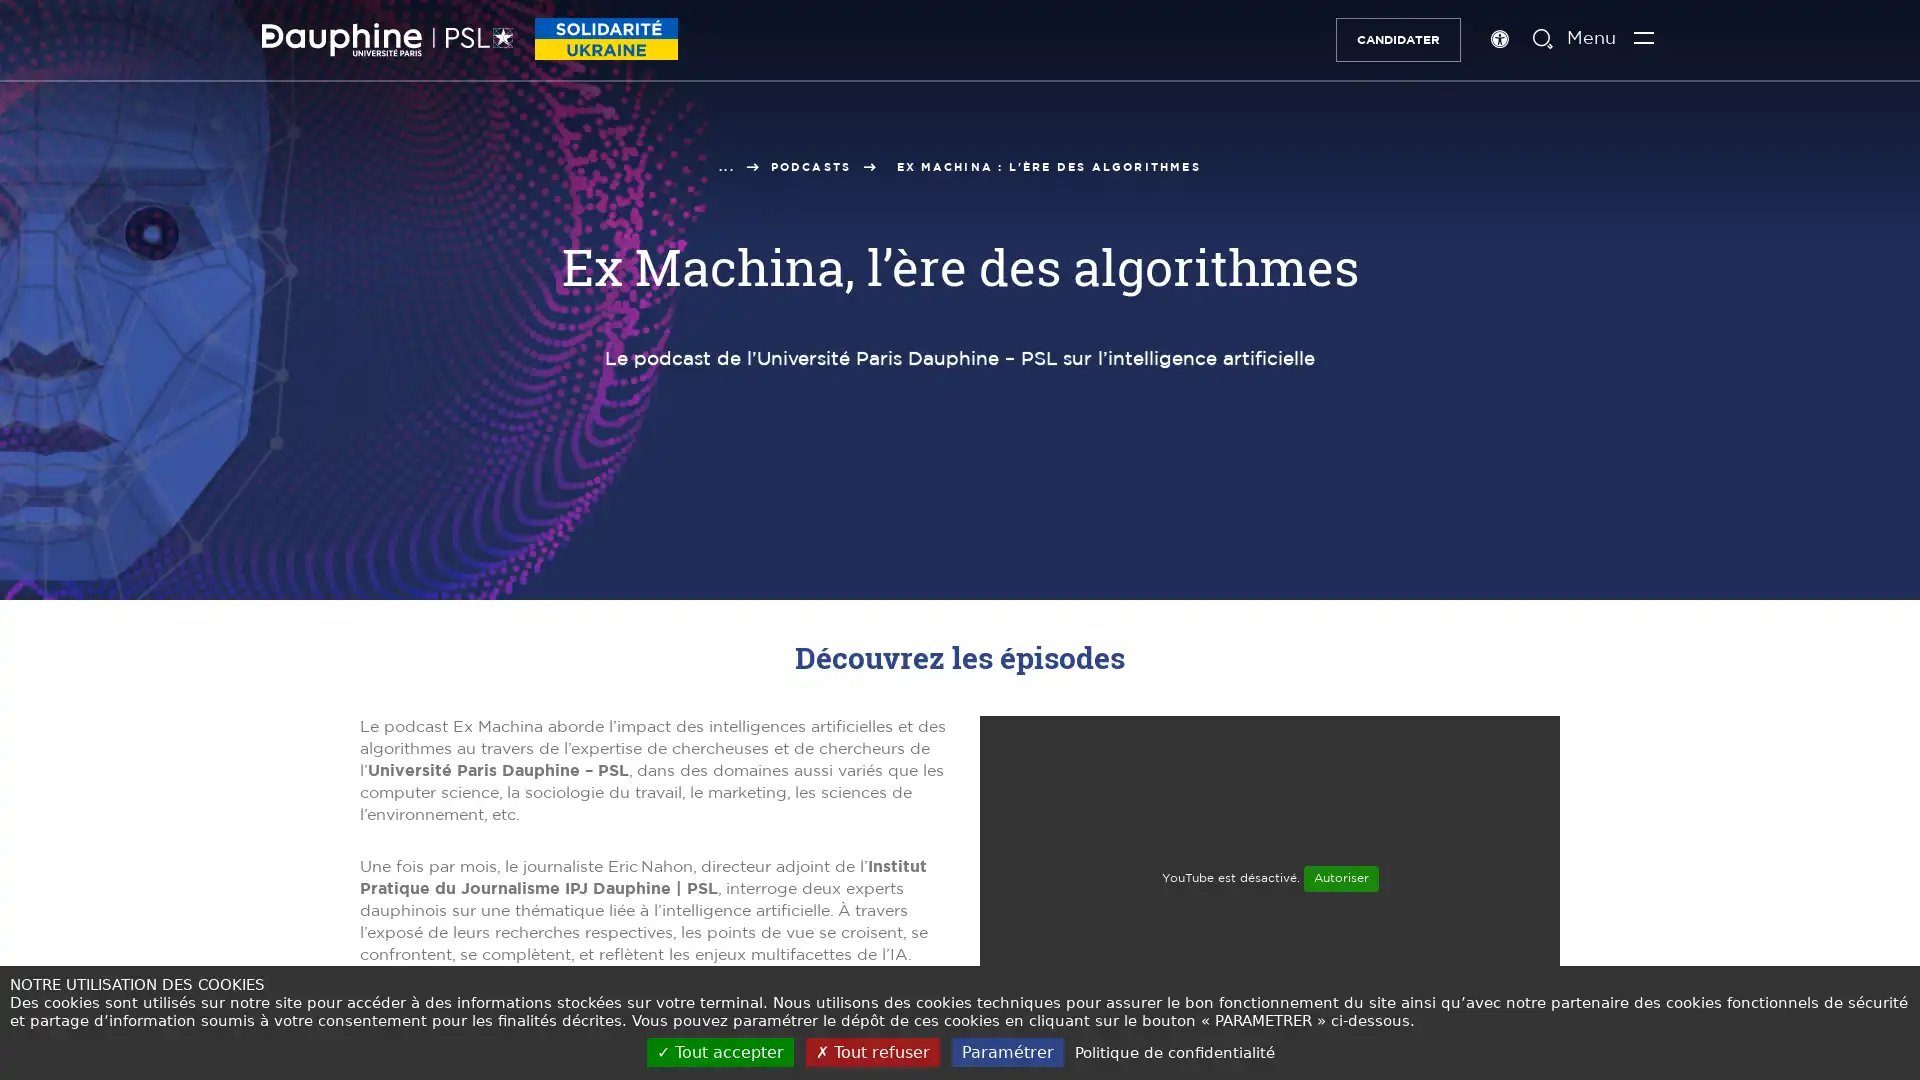  What do you see at coordinates (1007, 1051) in the screenshot?
I see `Parametrer (fenetre modale)` at bounding box center [1007, 1051].